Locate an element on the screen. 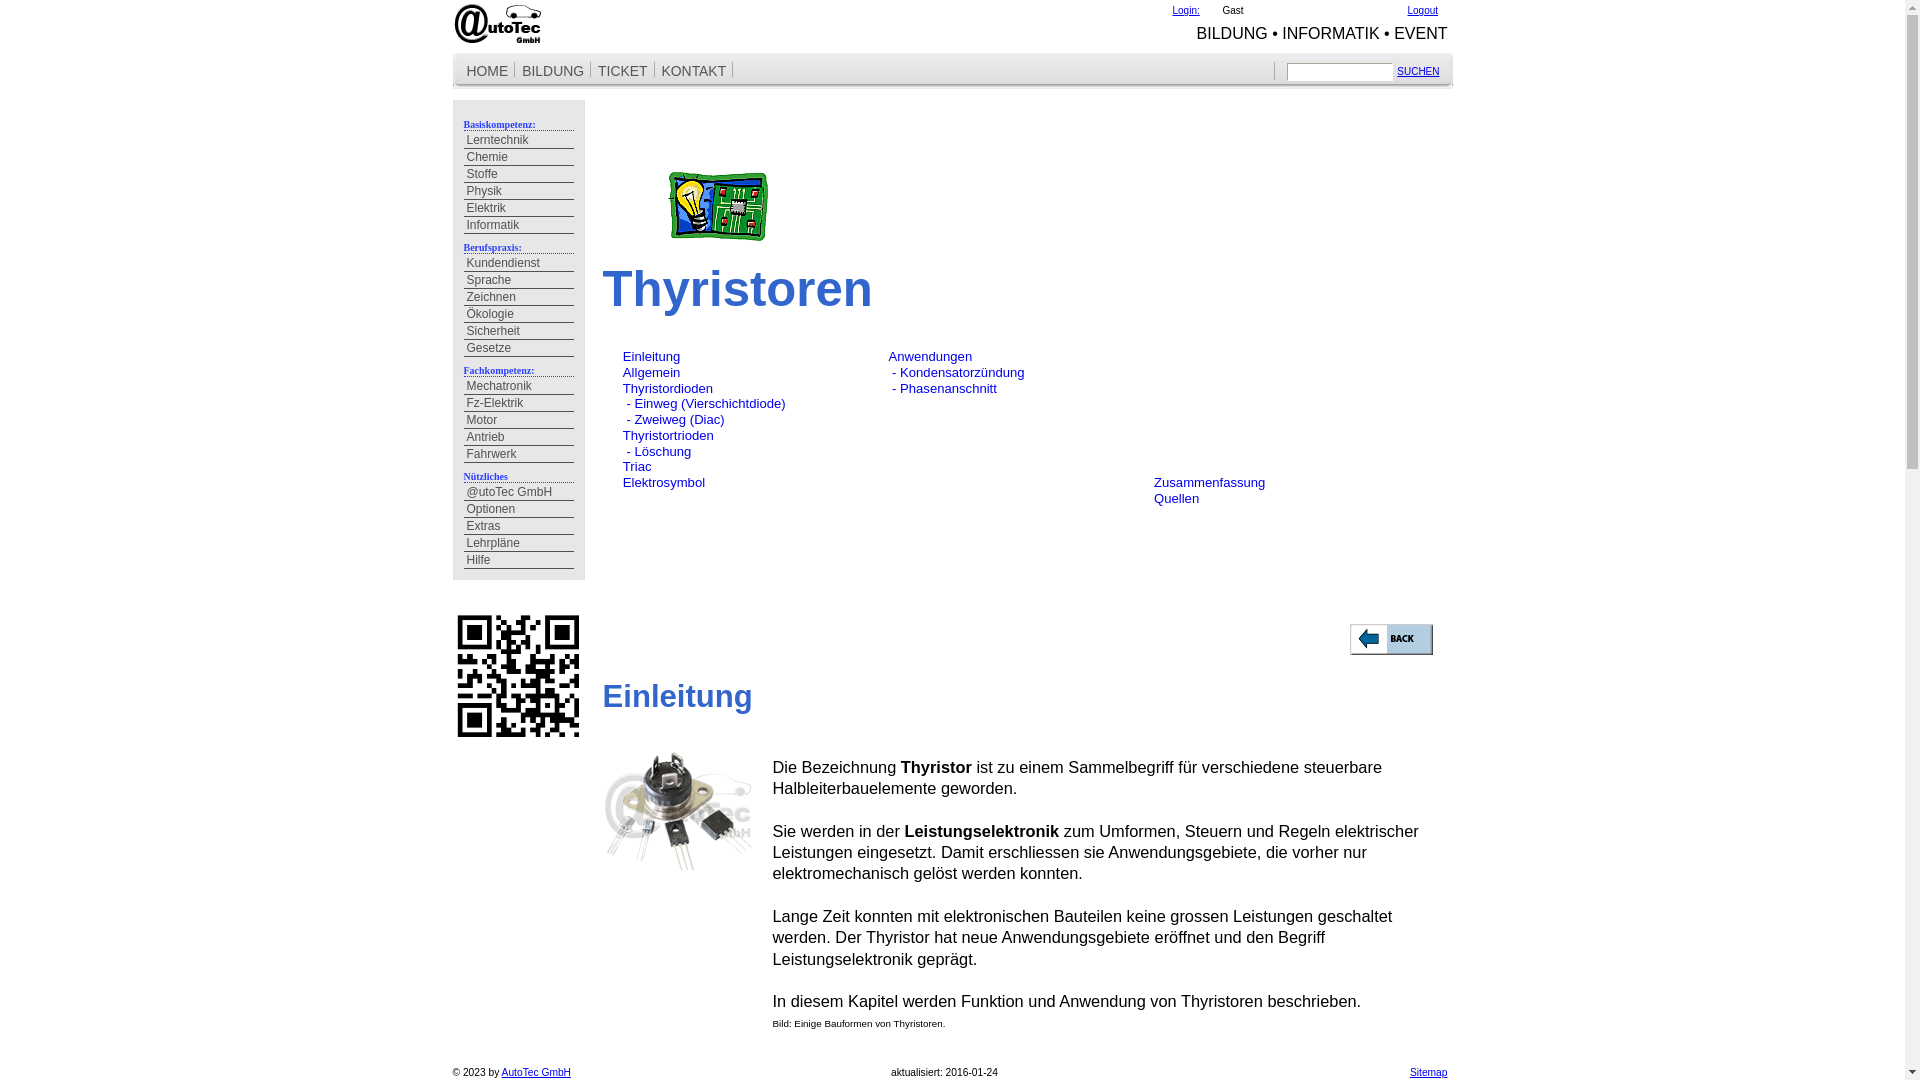 The image size is (1920, 1080). 'HOME' is located at coordinates (487, 69).